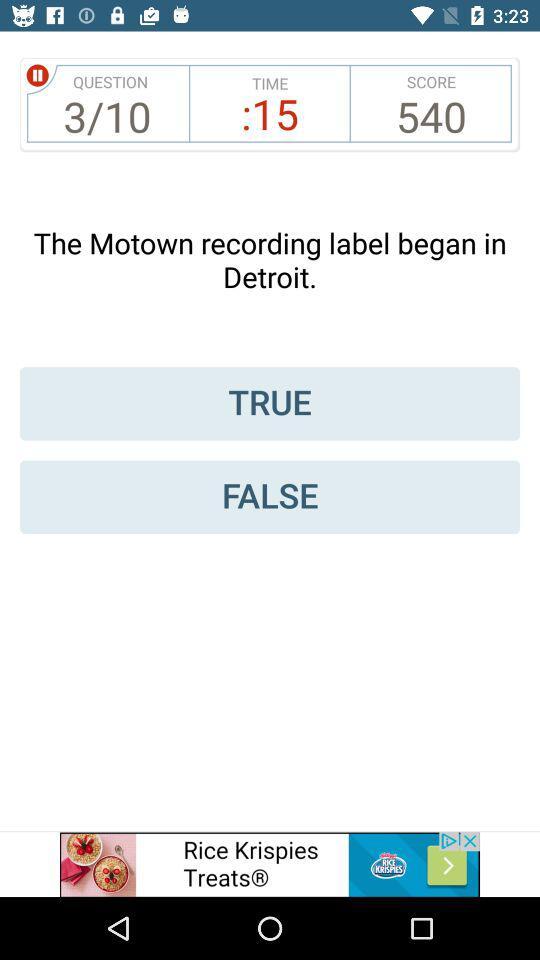 The image size is (540, 960). I want to click on the option below the true, so click(270, 496).